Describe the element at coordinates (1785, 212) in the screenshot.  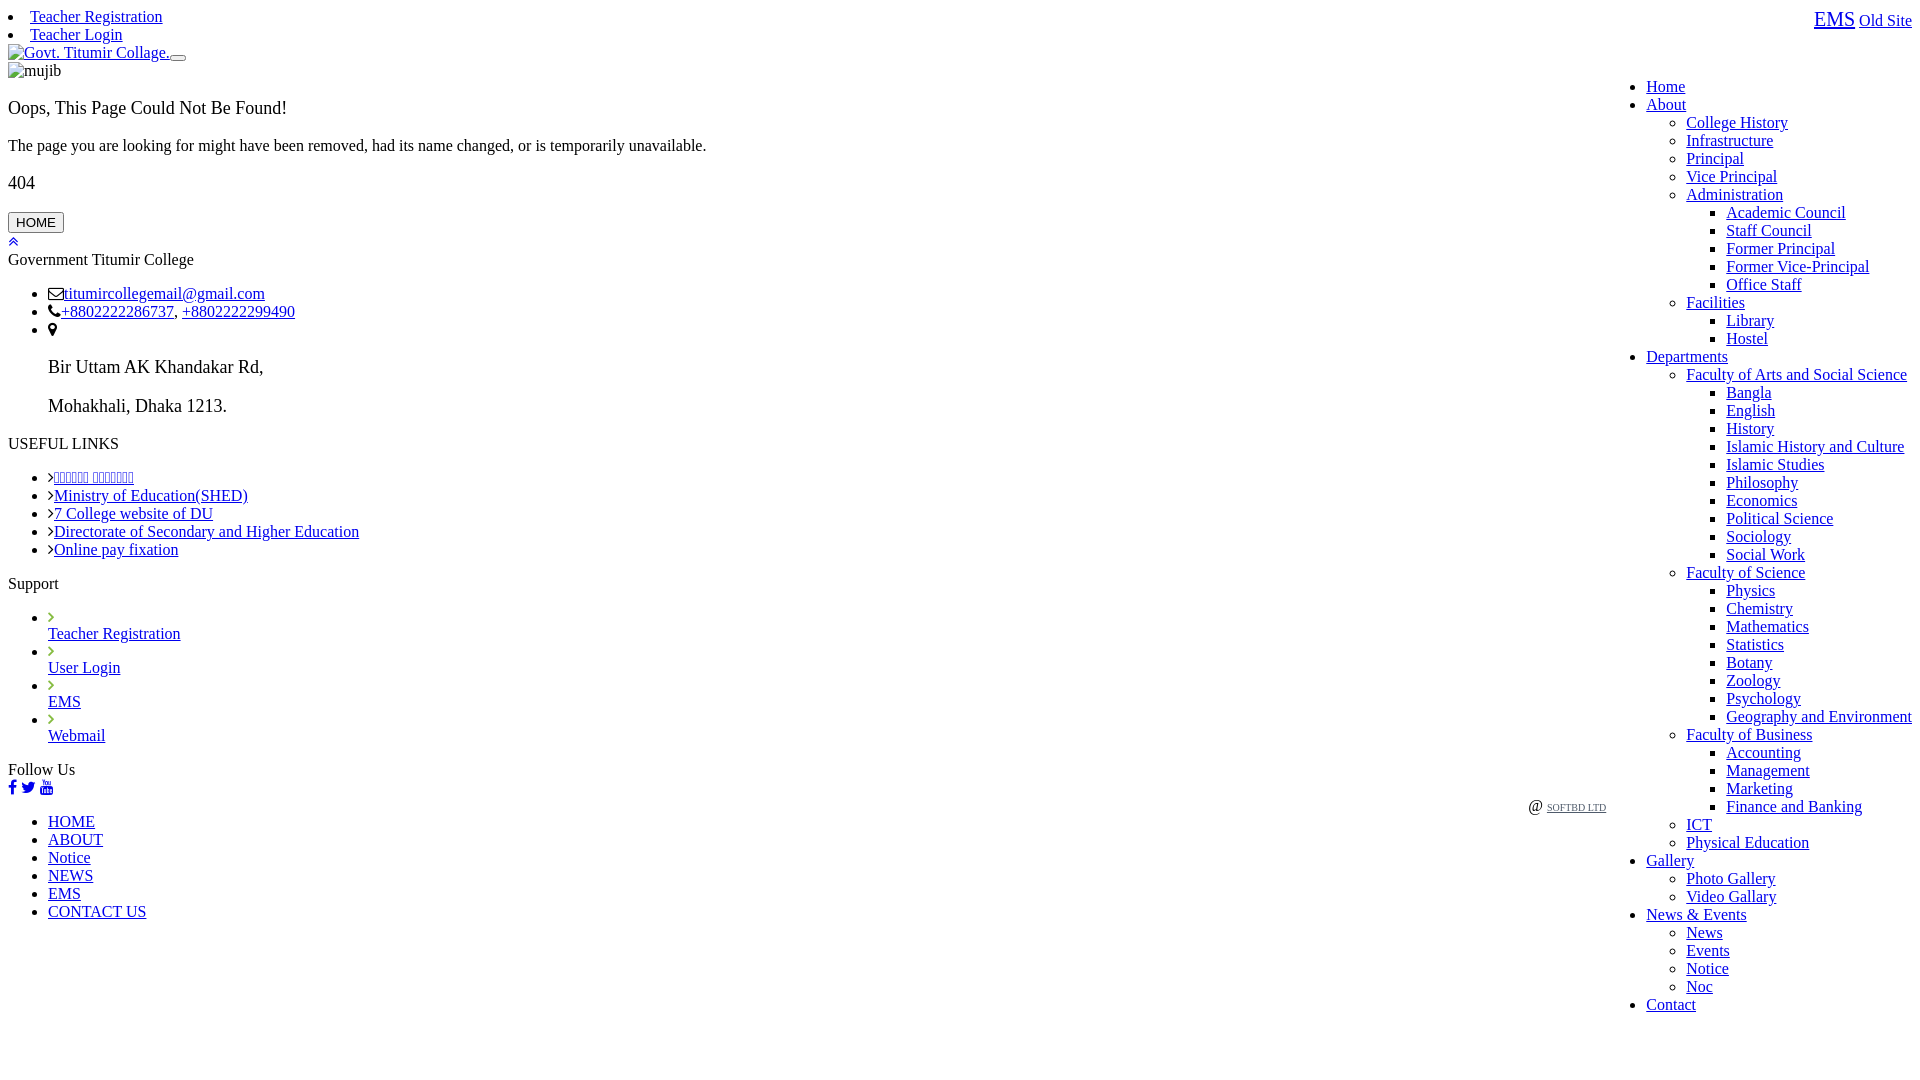
I see `'Academic Council'` at that location.